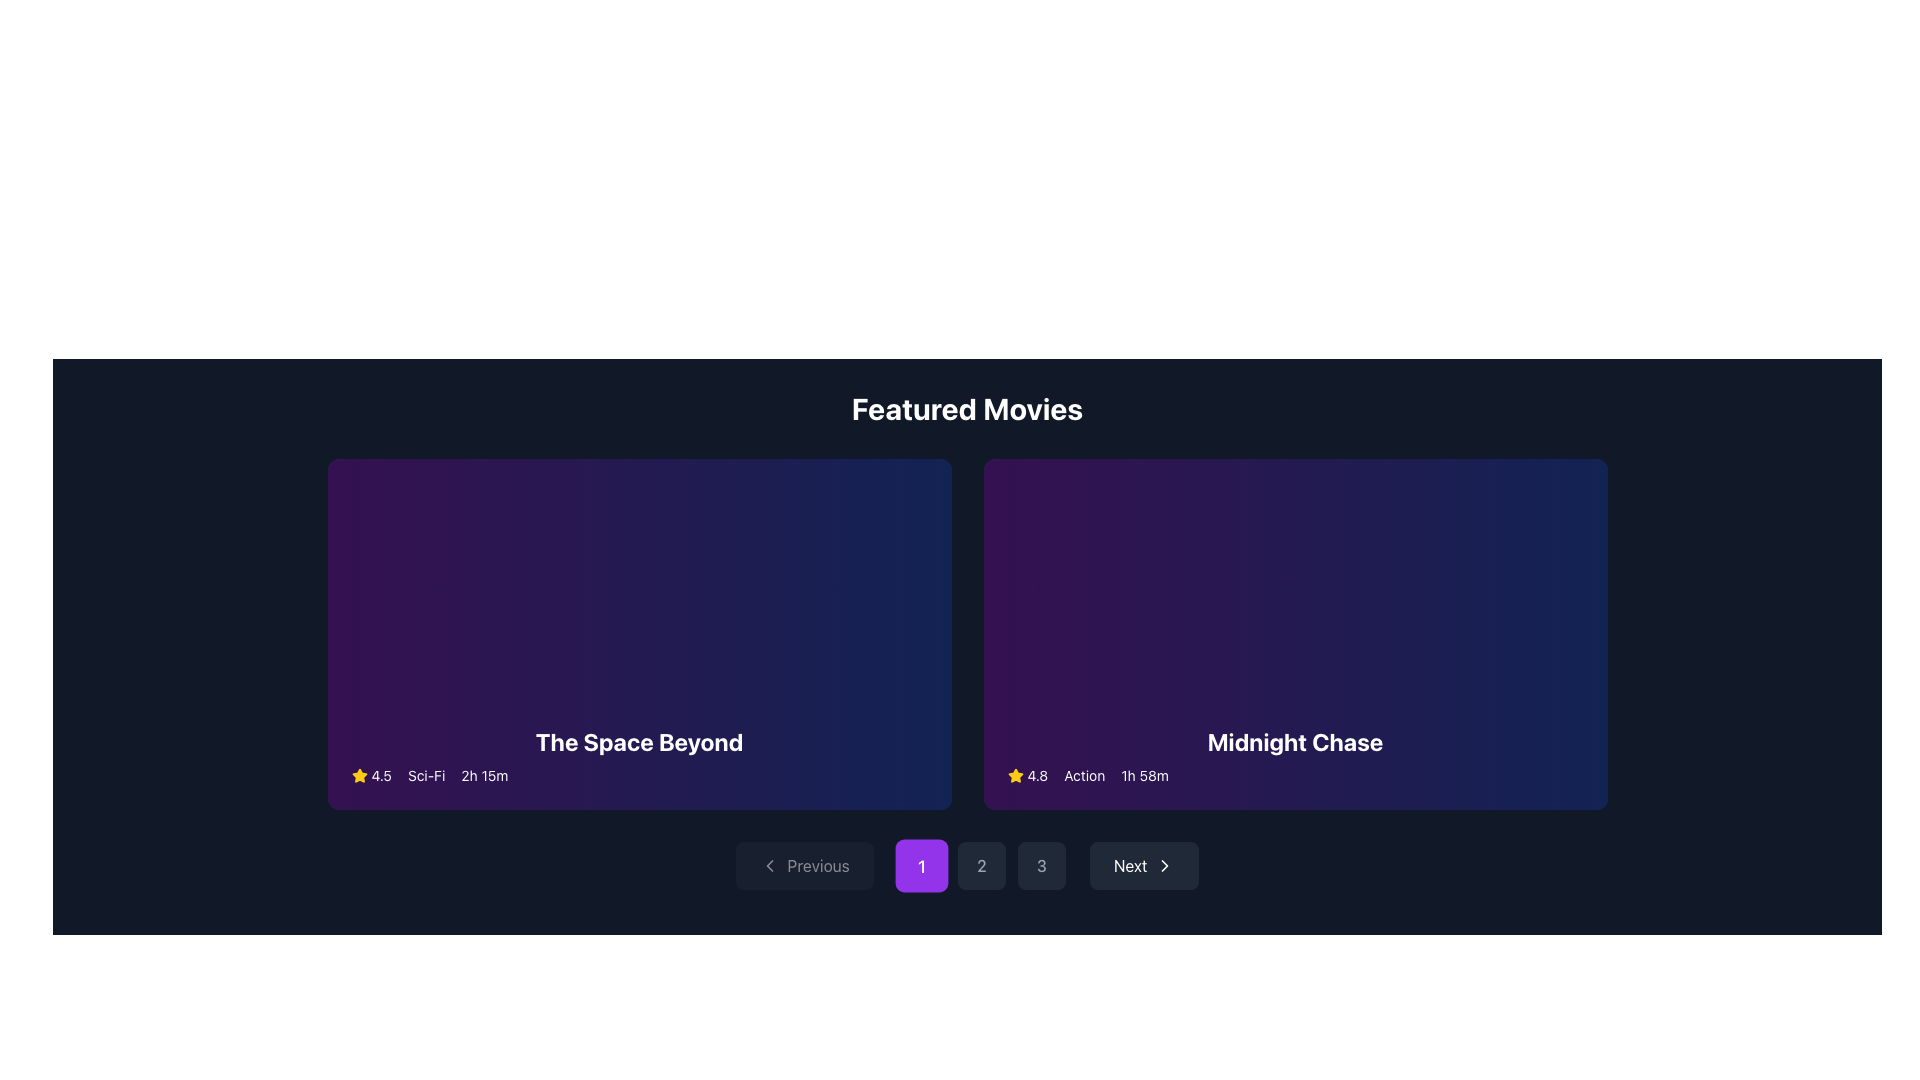 This screenshot has width=1920, height=1080. I want to click on the prominent header titled 'Featured Movies', which is styled with large white bold text and is located at the top of the section above the movie cards, so click(967, 407).